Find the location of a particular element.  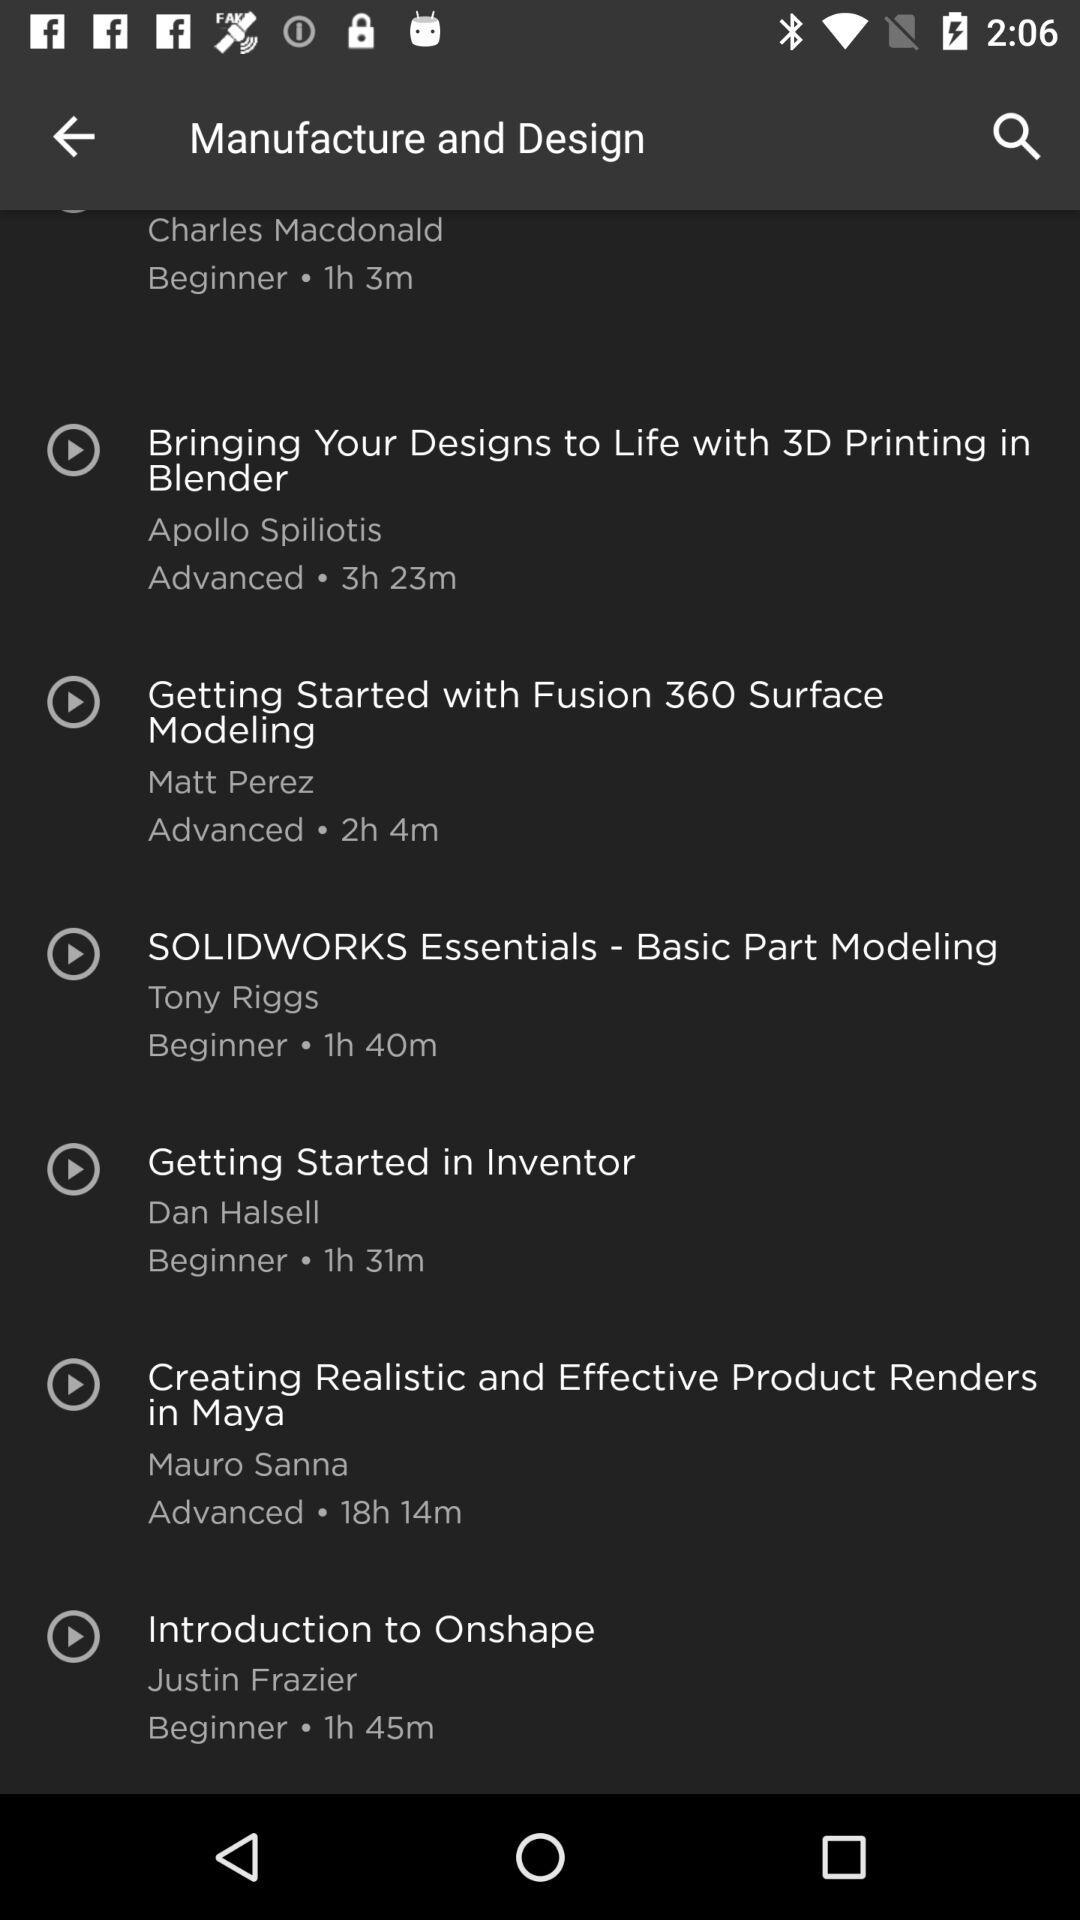

the icon at the top right corner is located at coordinates (1017, 135).